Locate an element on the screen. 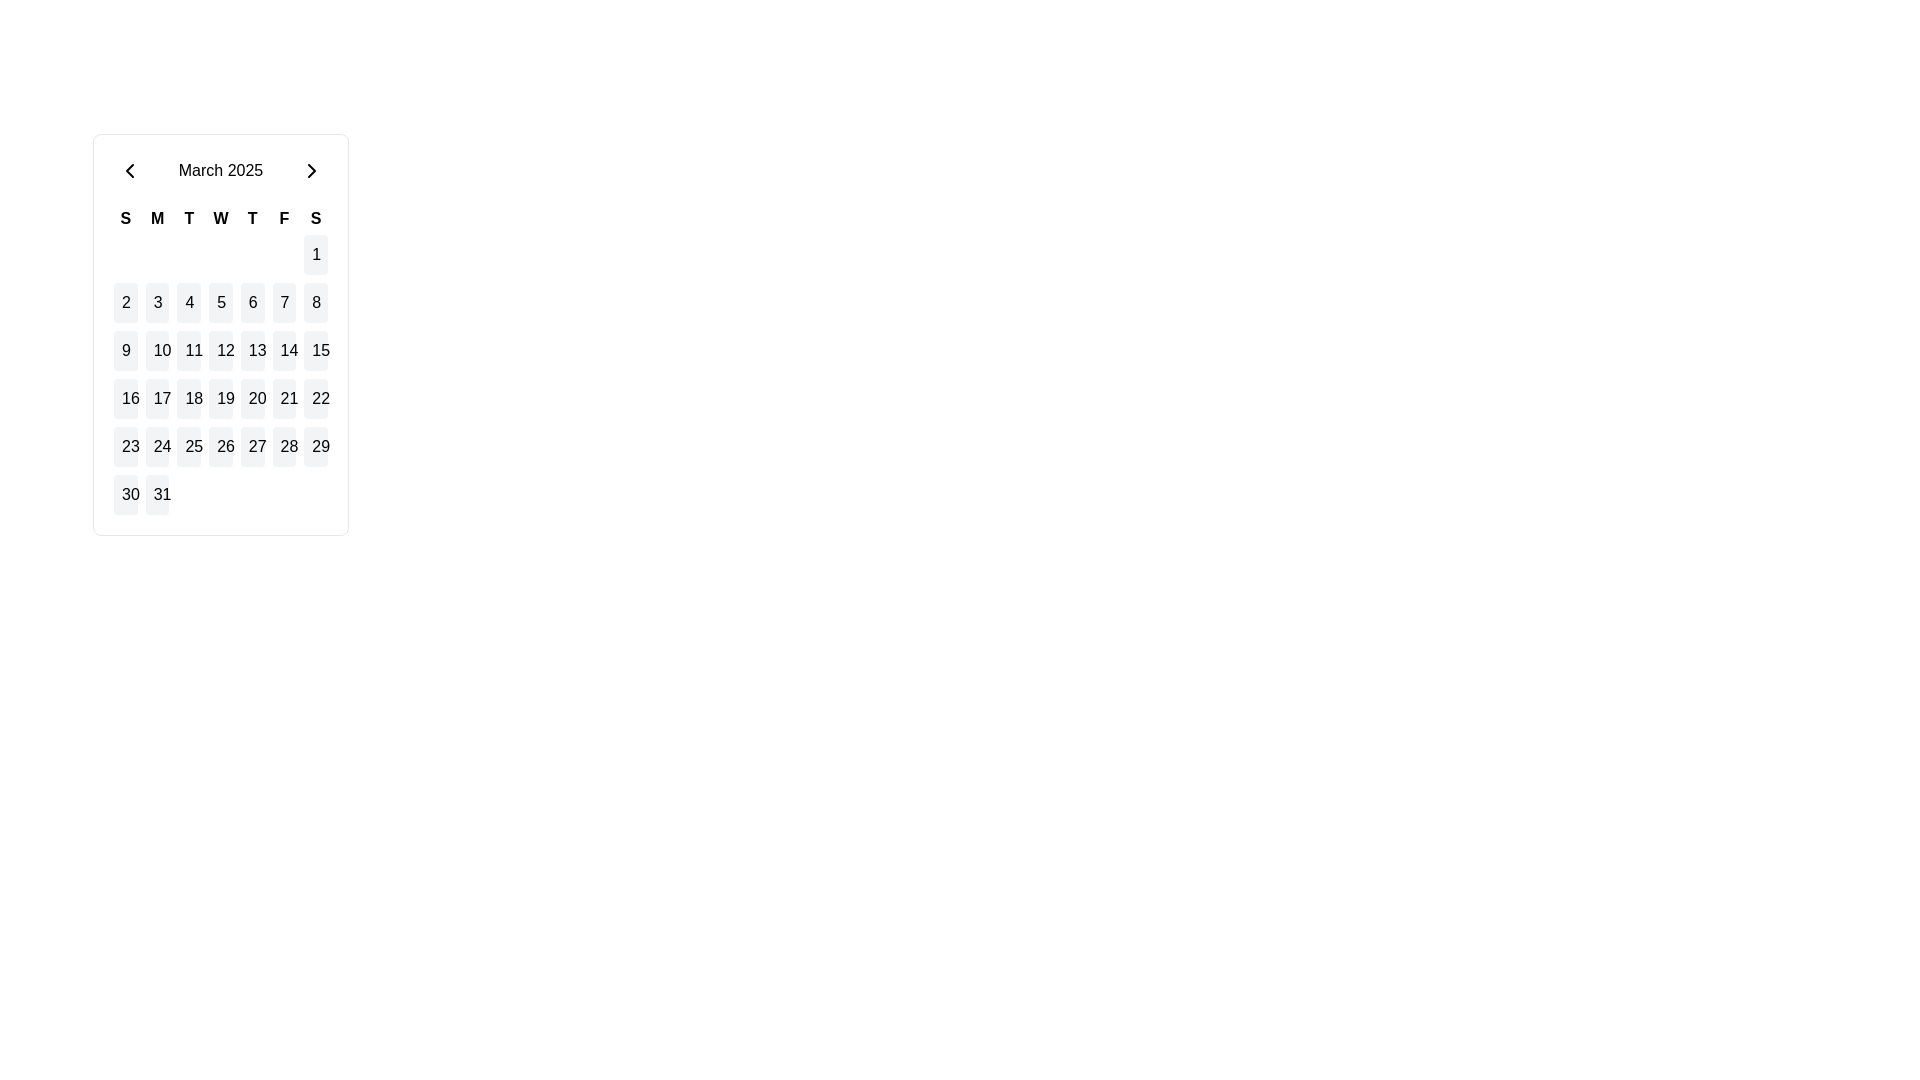  the bold letter 'F' label in the calendar grid, which indicates Friday and is the sixth element in the row of week day labels is located at coordinates (283, 219).